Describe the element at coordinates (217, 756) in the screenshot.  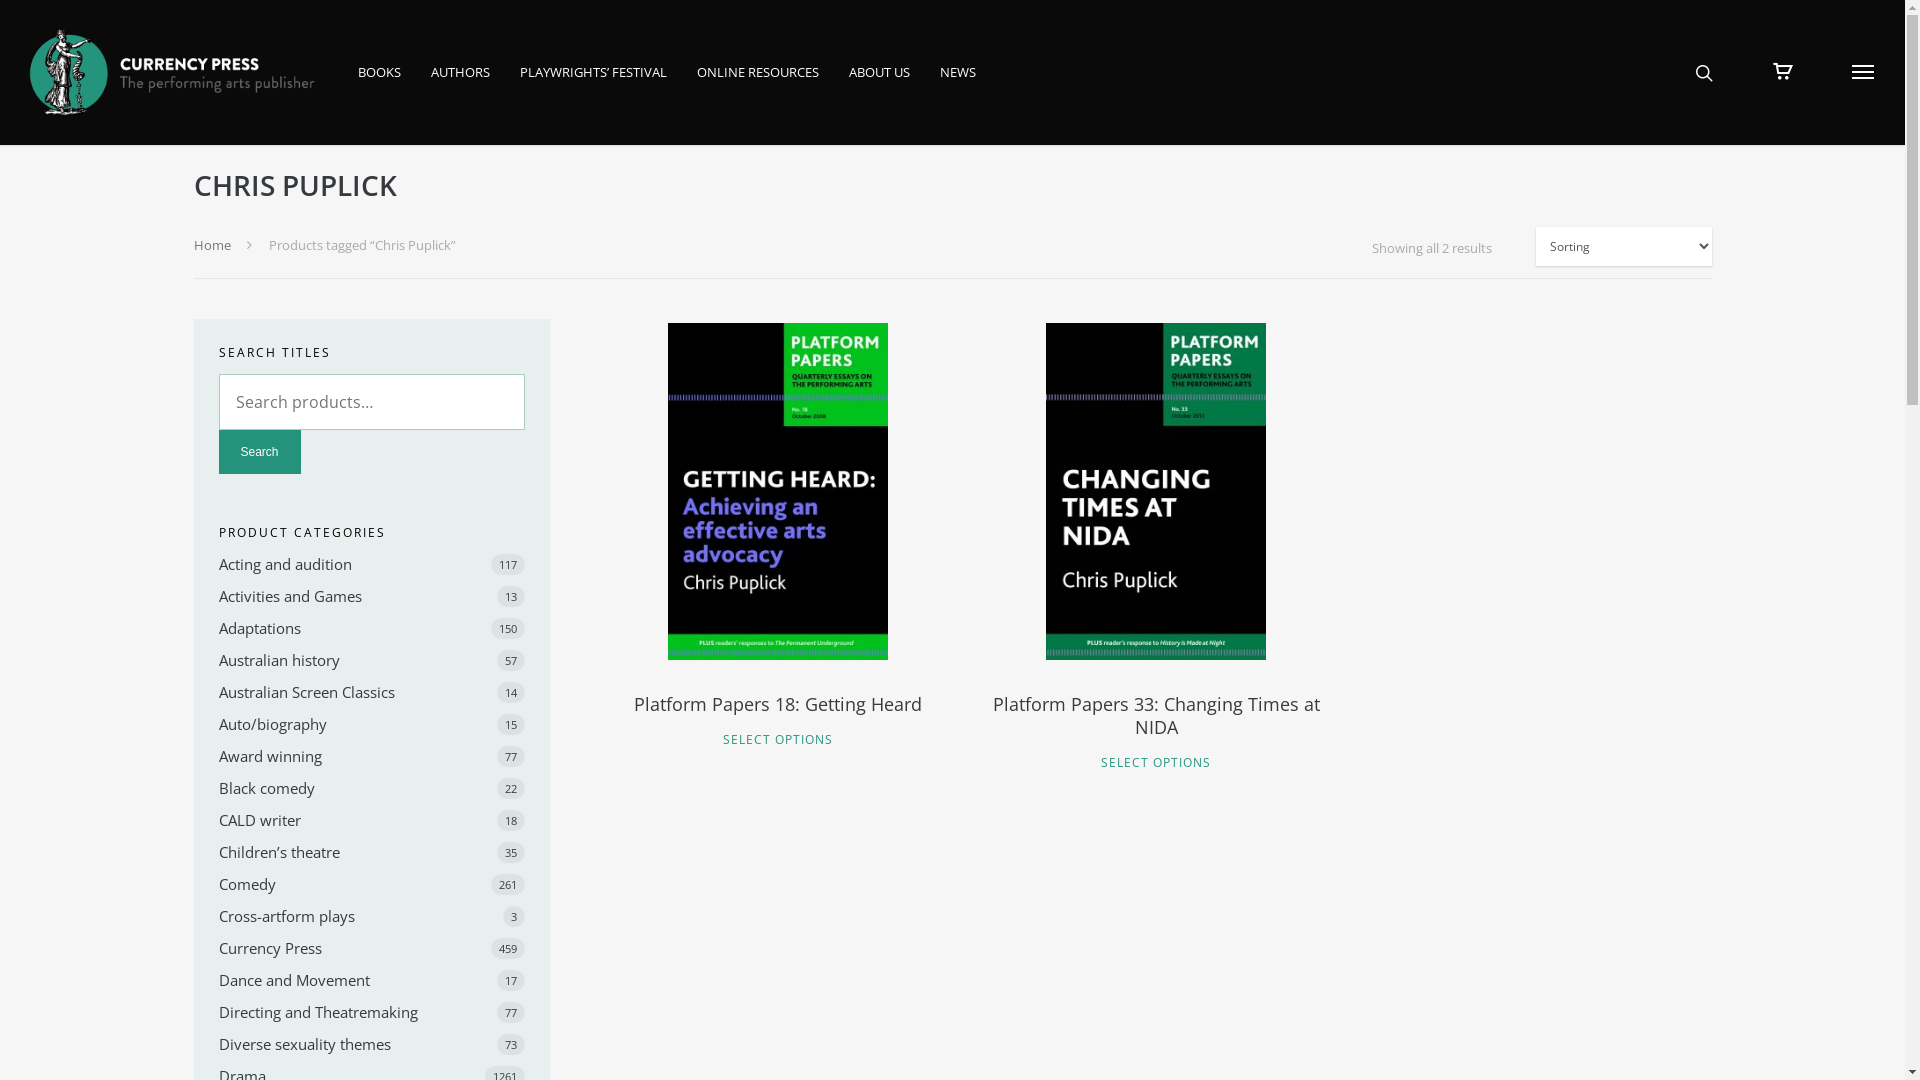
I see `'Award winning'` at that location.